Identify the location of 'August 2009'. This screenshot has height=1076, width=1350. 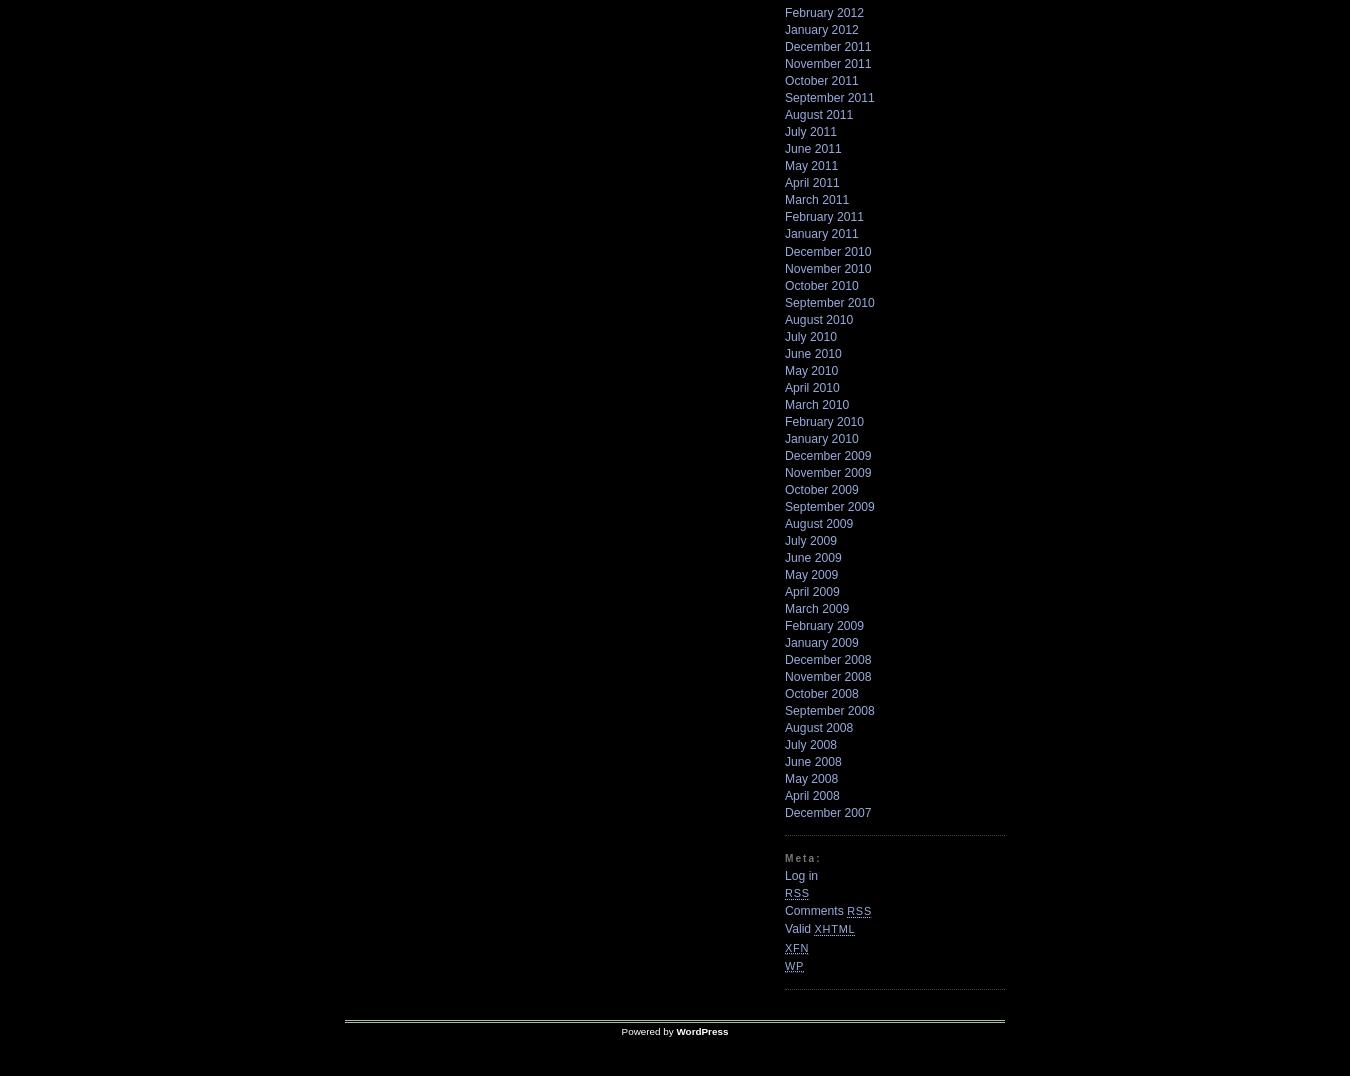
(819, 523).